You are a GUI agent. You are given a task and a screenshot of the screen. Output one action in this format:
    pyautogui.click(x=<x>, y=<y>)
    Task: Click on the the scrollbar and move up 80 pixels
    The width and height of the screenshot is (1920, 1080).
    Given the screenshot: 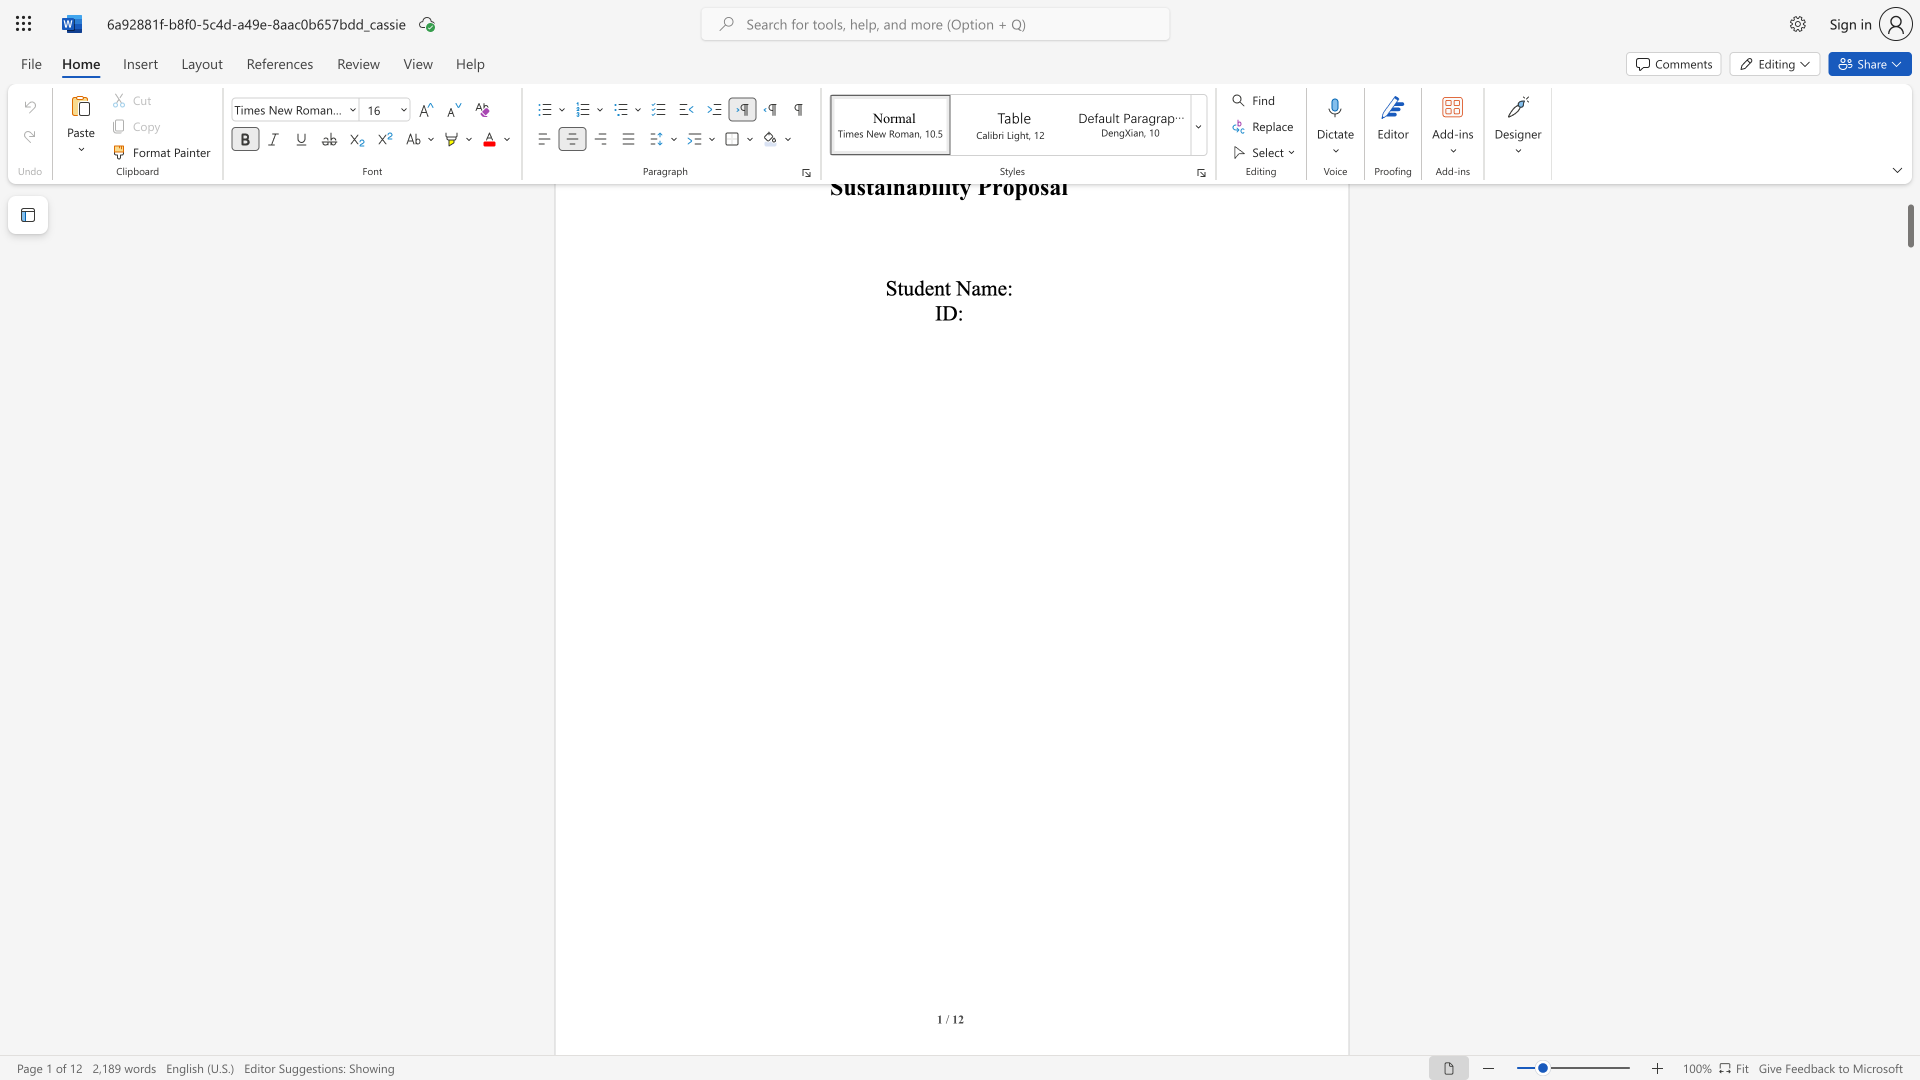 What is the action you would take?
    pyautogui.click(x=1909, y=225)
    